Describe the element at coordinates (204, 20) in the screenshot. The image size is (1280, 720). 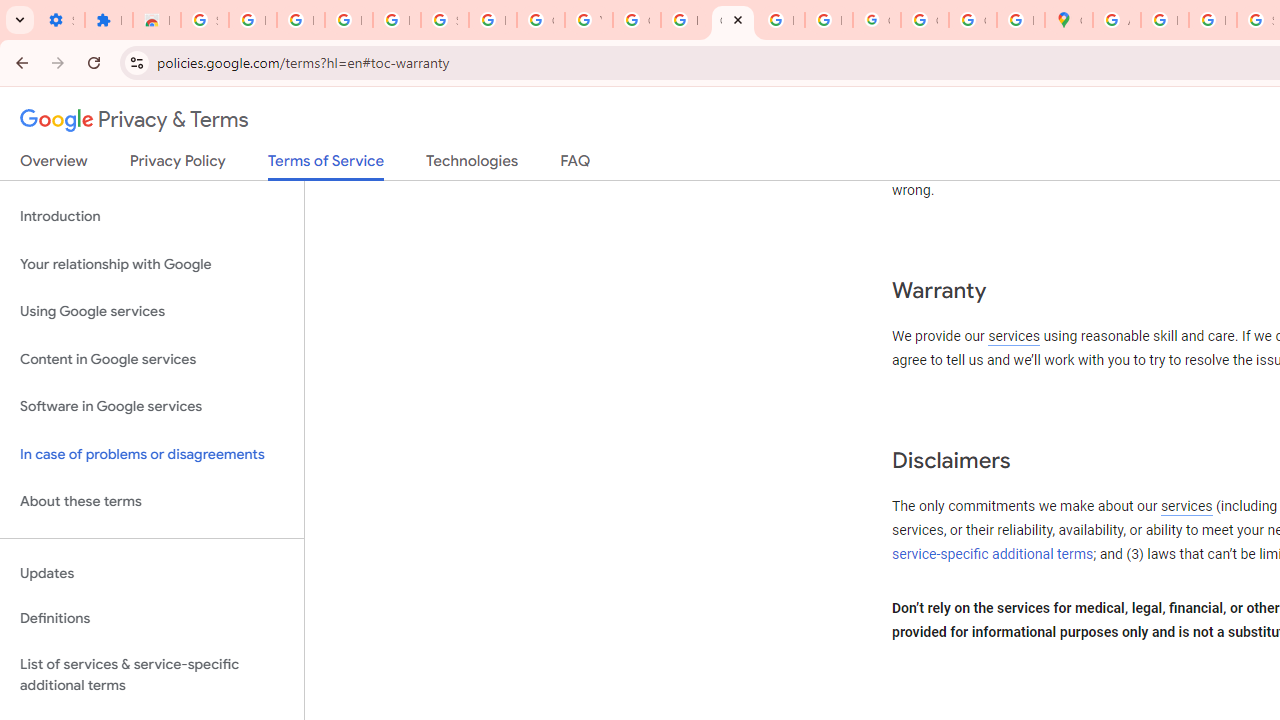
I see `'Sign in - Google Accounts'` at that location.